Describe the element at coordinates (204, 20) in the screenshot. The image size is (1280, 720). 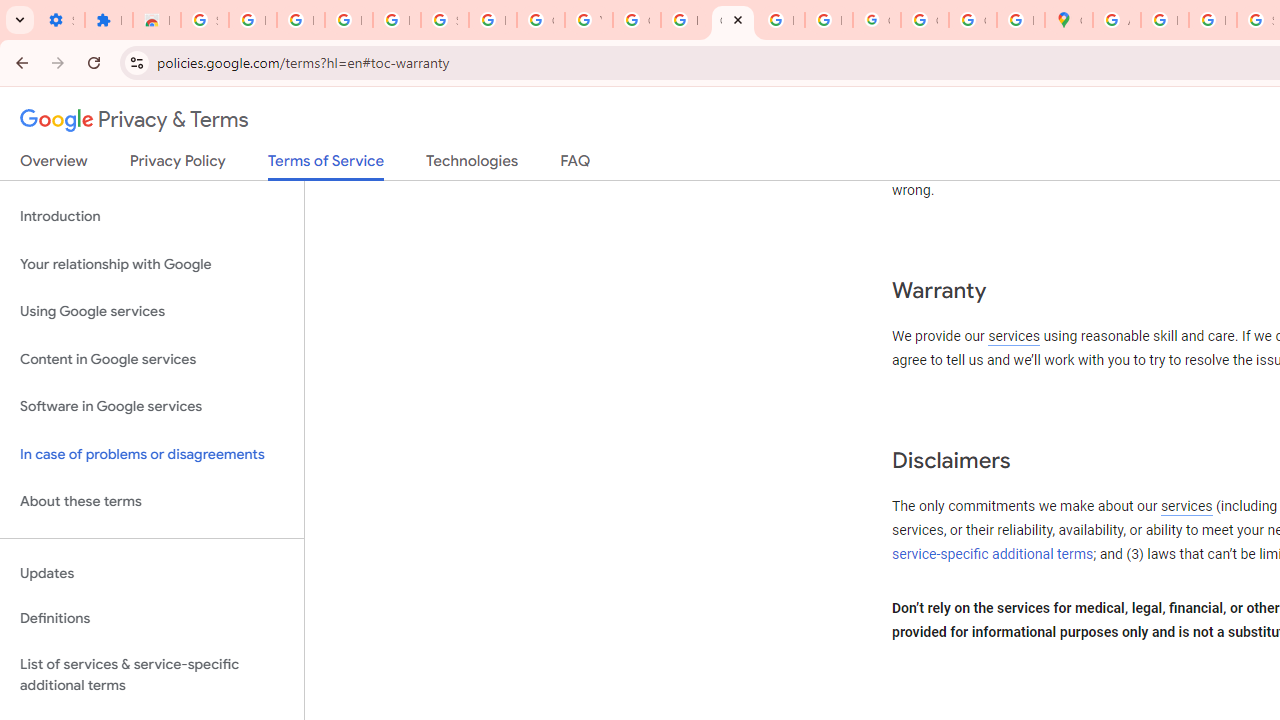
I see `'Sign in - Google Accounts'` at that location.